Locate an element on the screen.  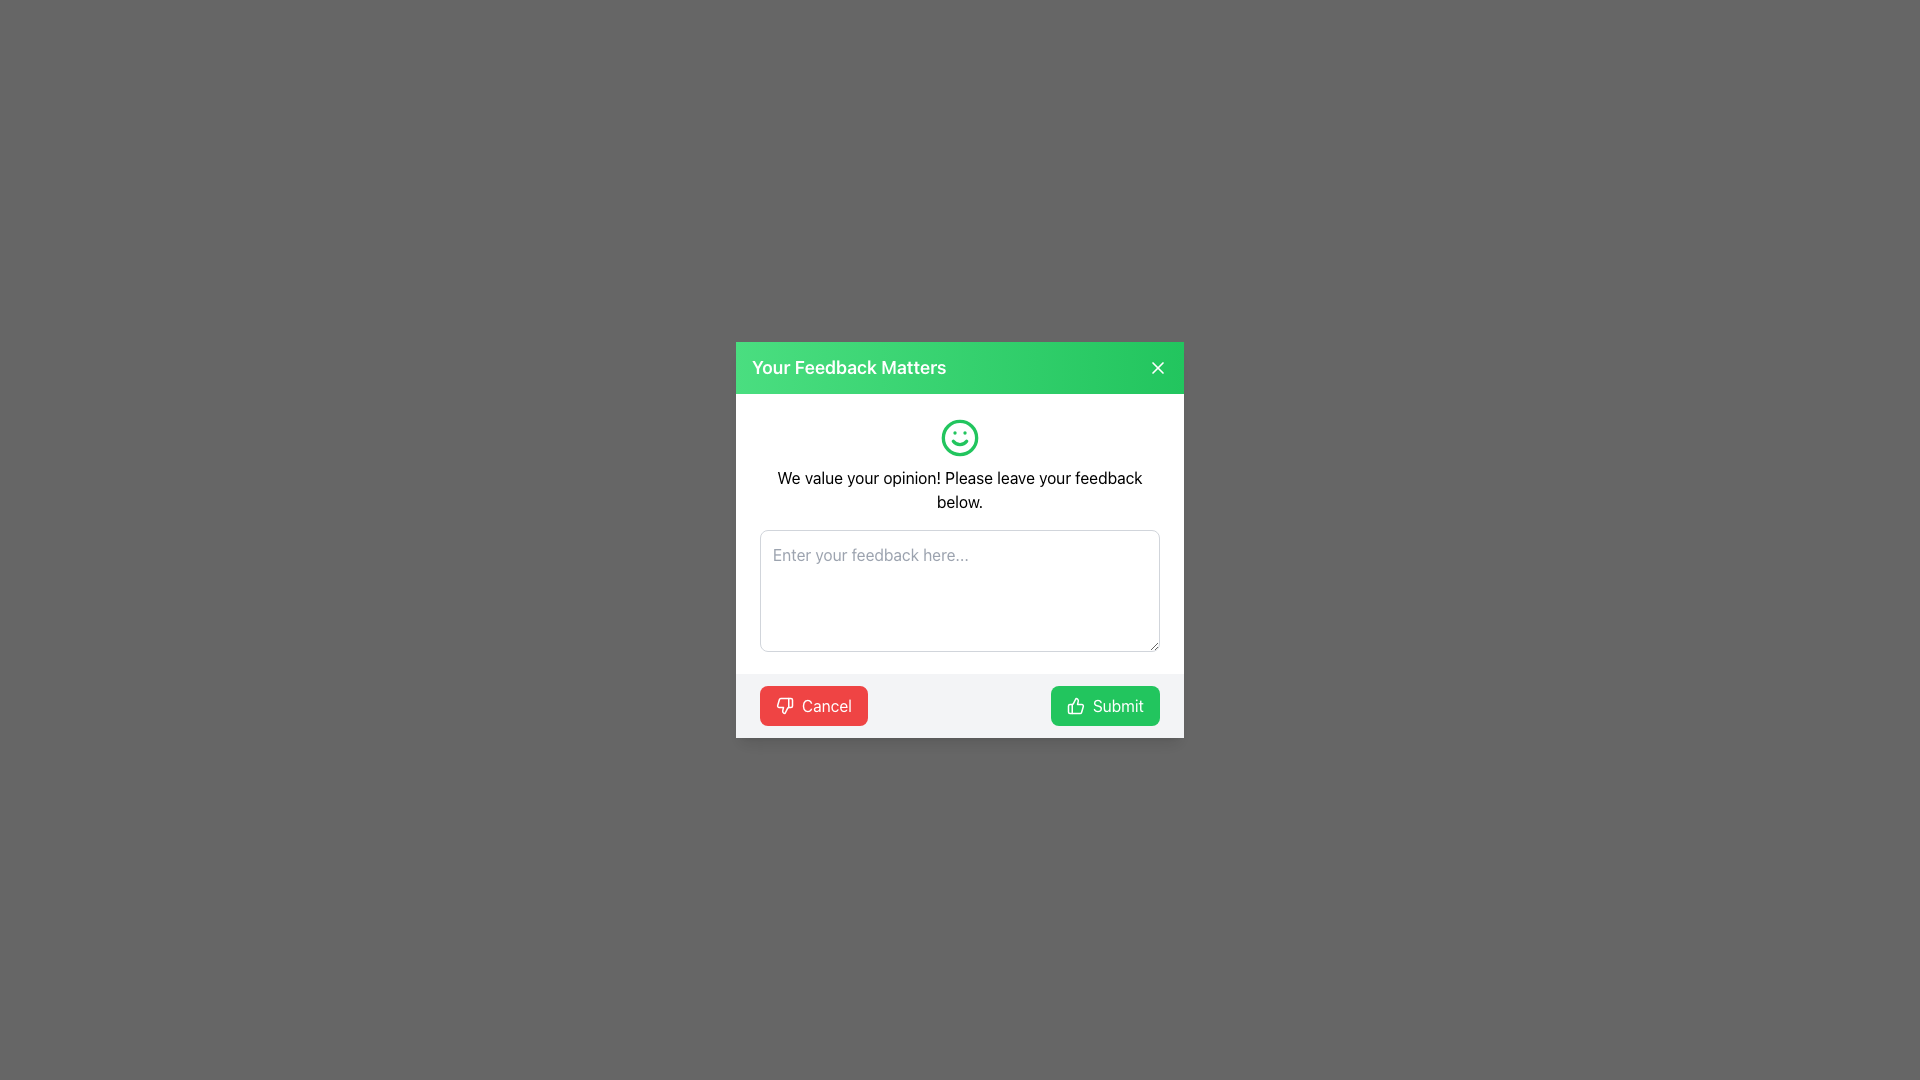
the red 'Cancel' button with white text and a thumbs-down icon located in the bottom-left section of the modal dialog is located at coordinates (813, 704).